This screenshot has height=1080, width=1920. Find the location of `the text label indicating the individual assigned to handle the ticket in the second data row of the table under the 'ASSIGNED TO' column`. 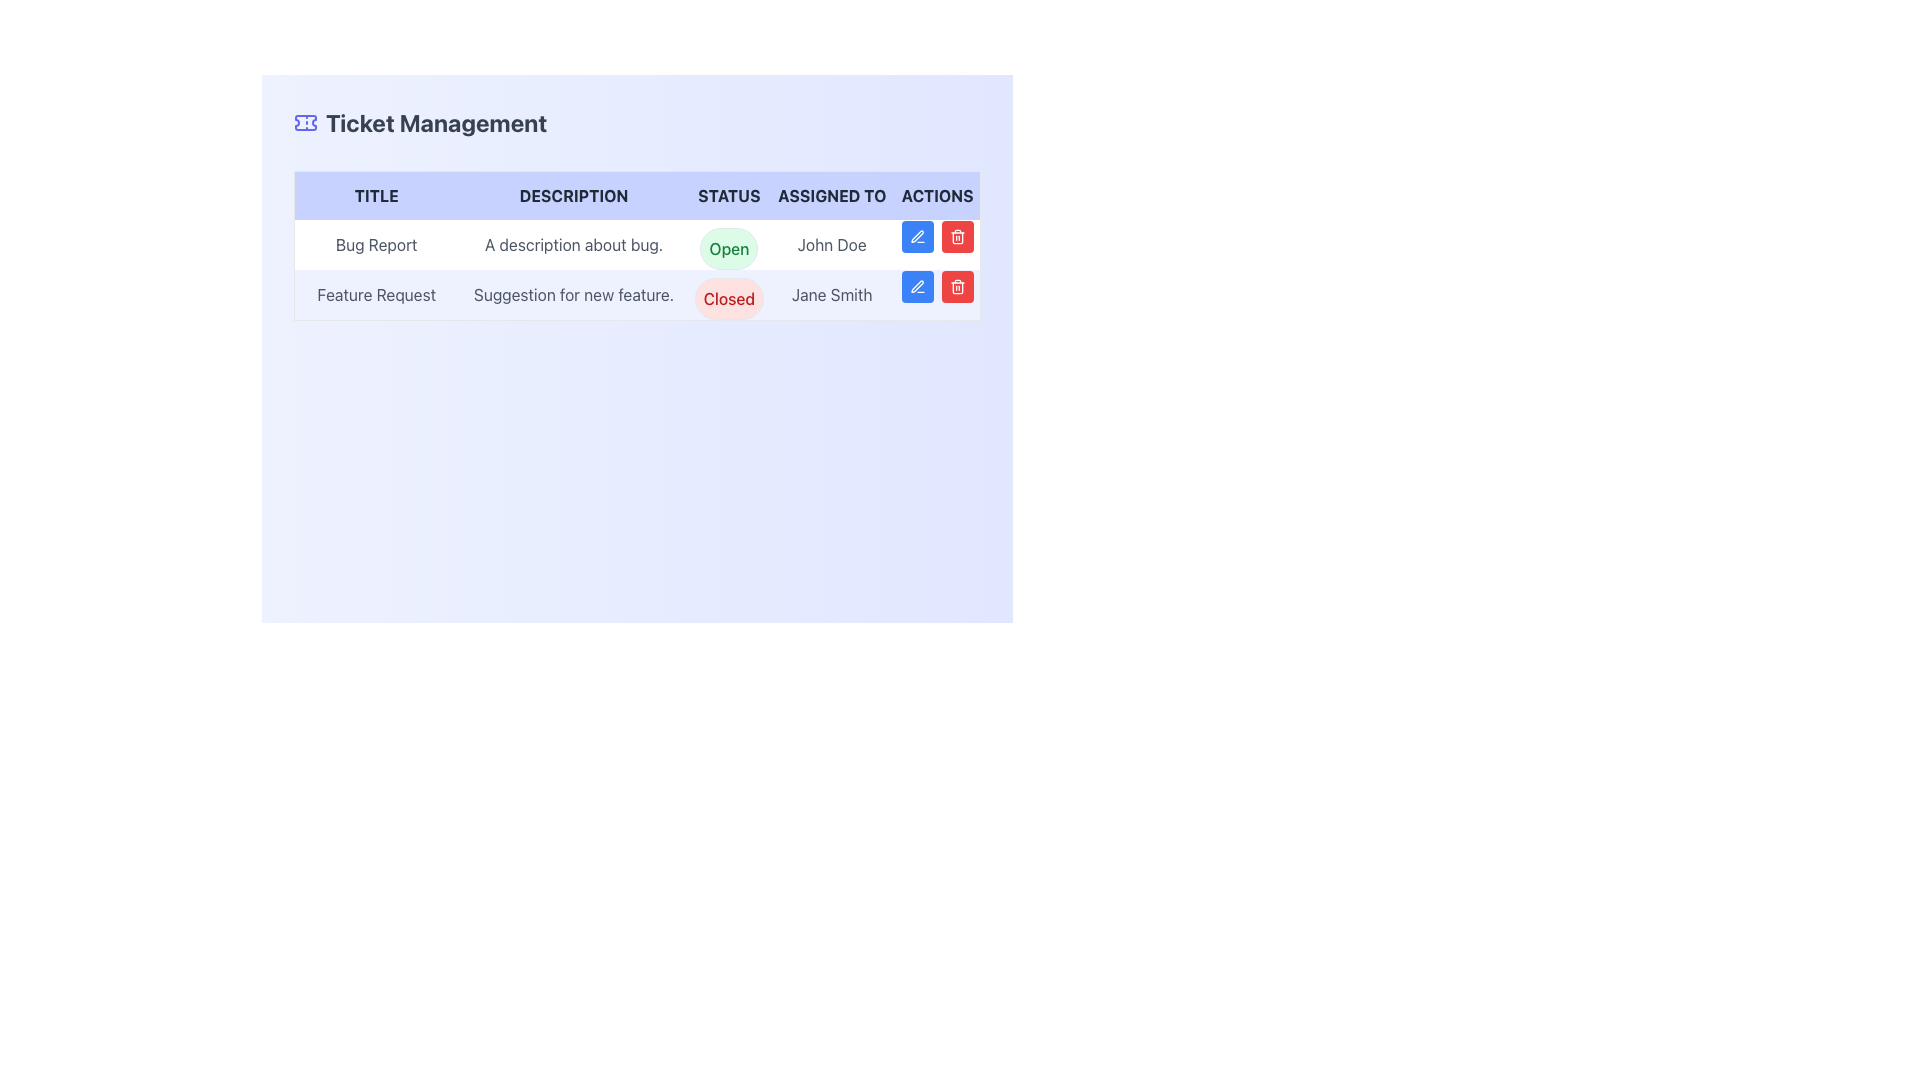

the text label indicating the individual assigned to handle the ticket in the second data row of the table under the 'ASSIGNED TO' column is located at coordinates (832, 294).